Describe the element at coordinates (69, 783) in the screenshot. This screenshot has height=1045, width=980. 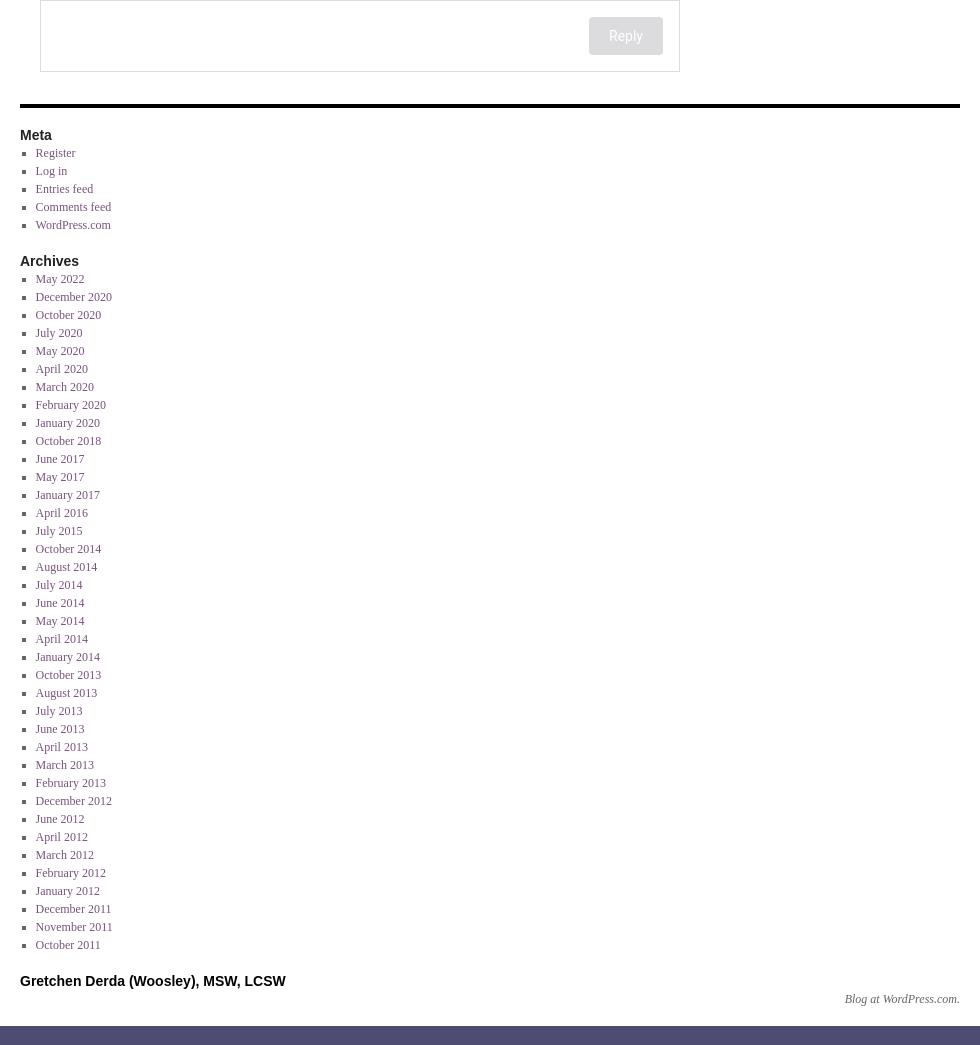
I see `'February 2013'` at that location.